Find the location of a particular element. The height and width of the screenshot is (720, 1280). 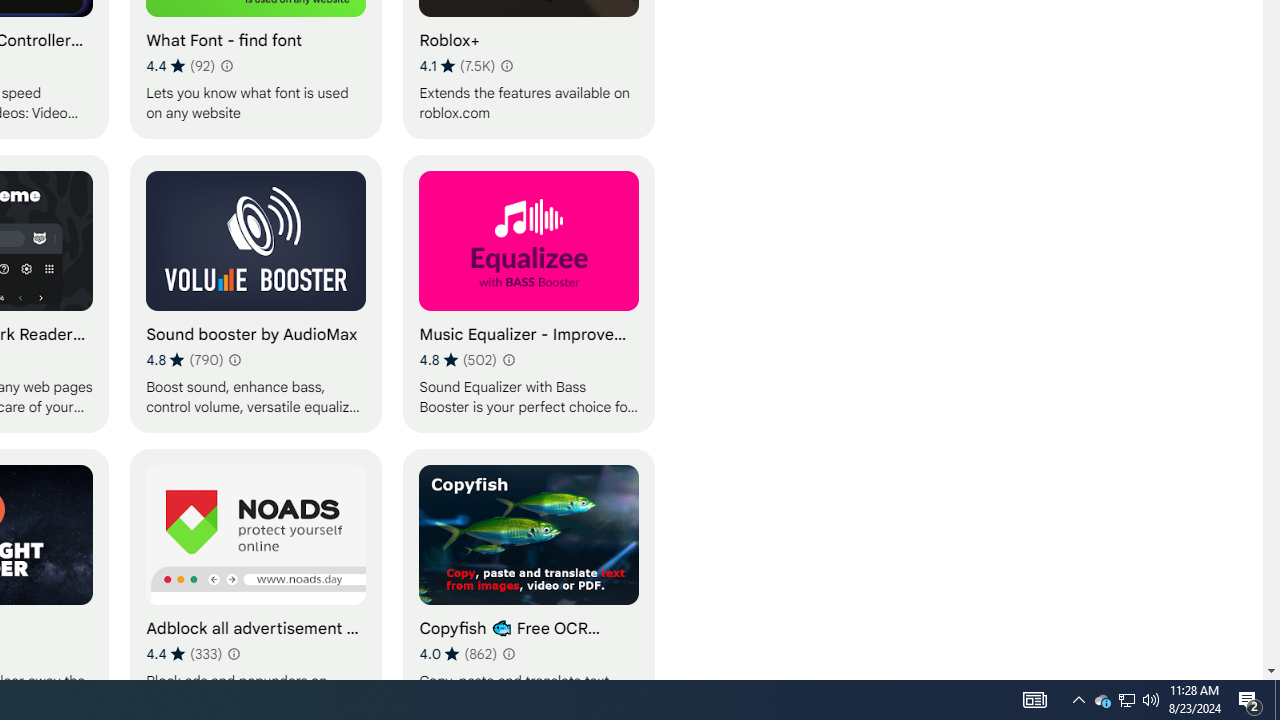

'Average rating 4.8 out of 5 stars. 502 ratings.' is located at coordinates (457, 360).